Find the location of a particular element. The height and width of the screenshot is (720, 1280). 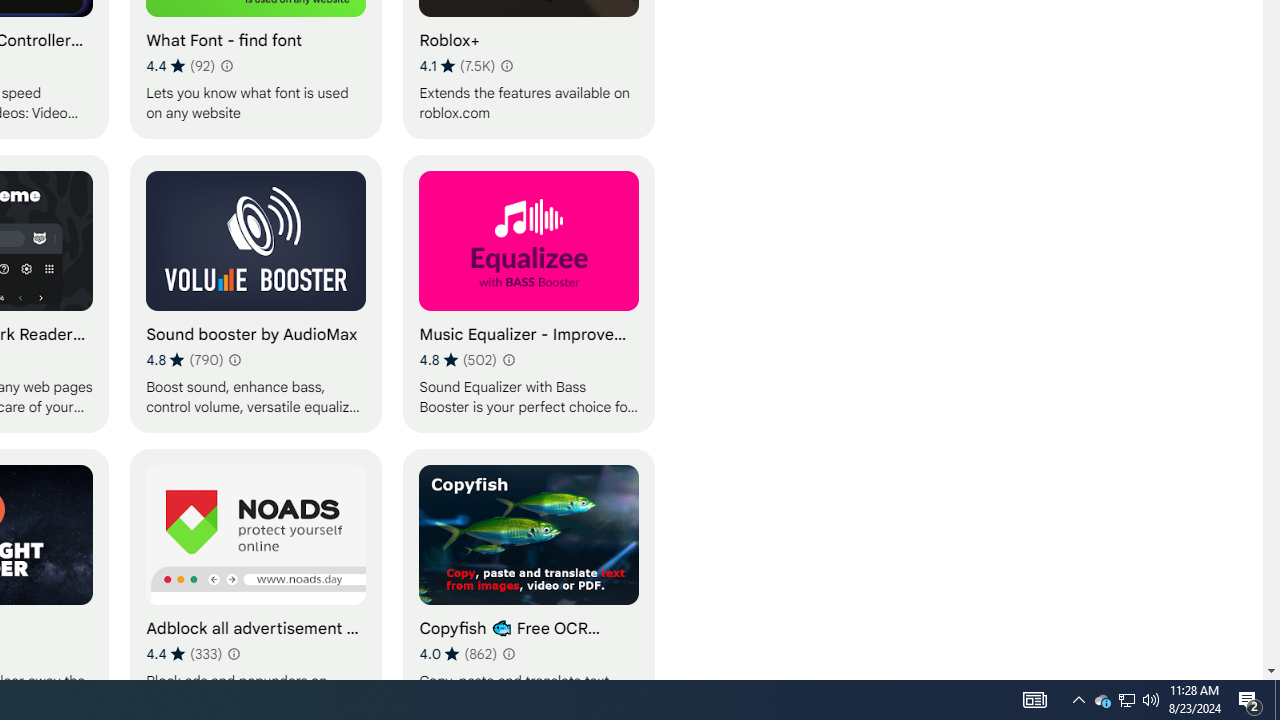

'Average rating 4.8 out of 5 stars. 502 ratings.' is located at coordinates (457, 360).